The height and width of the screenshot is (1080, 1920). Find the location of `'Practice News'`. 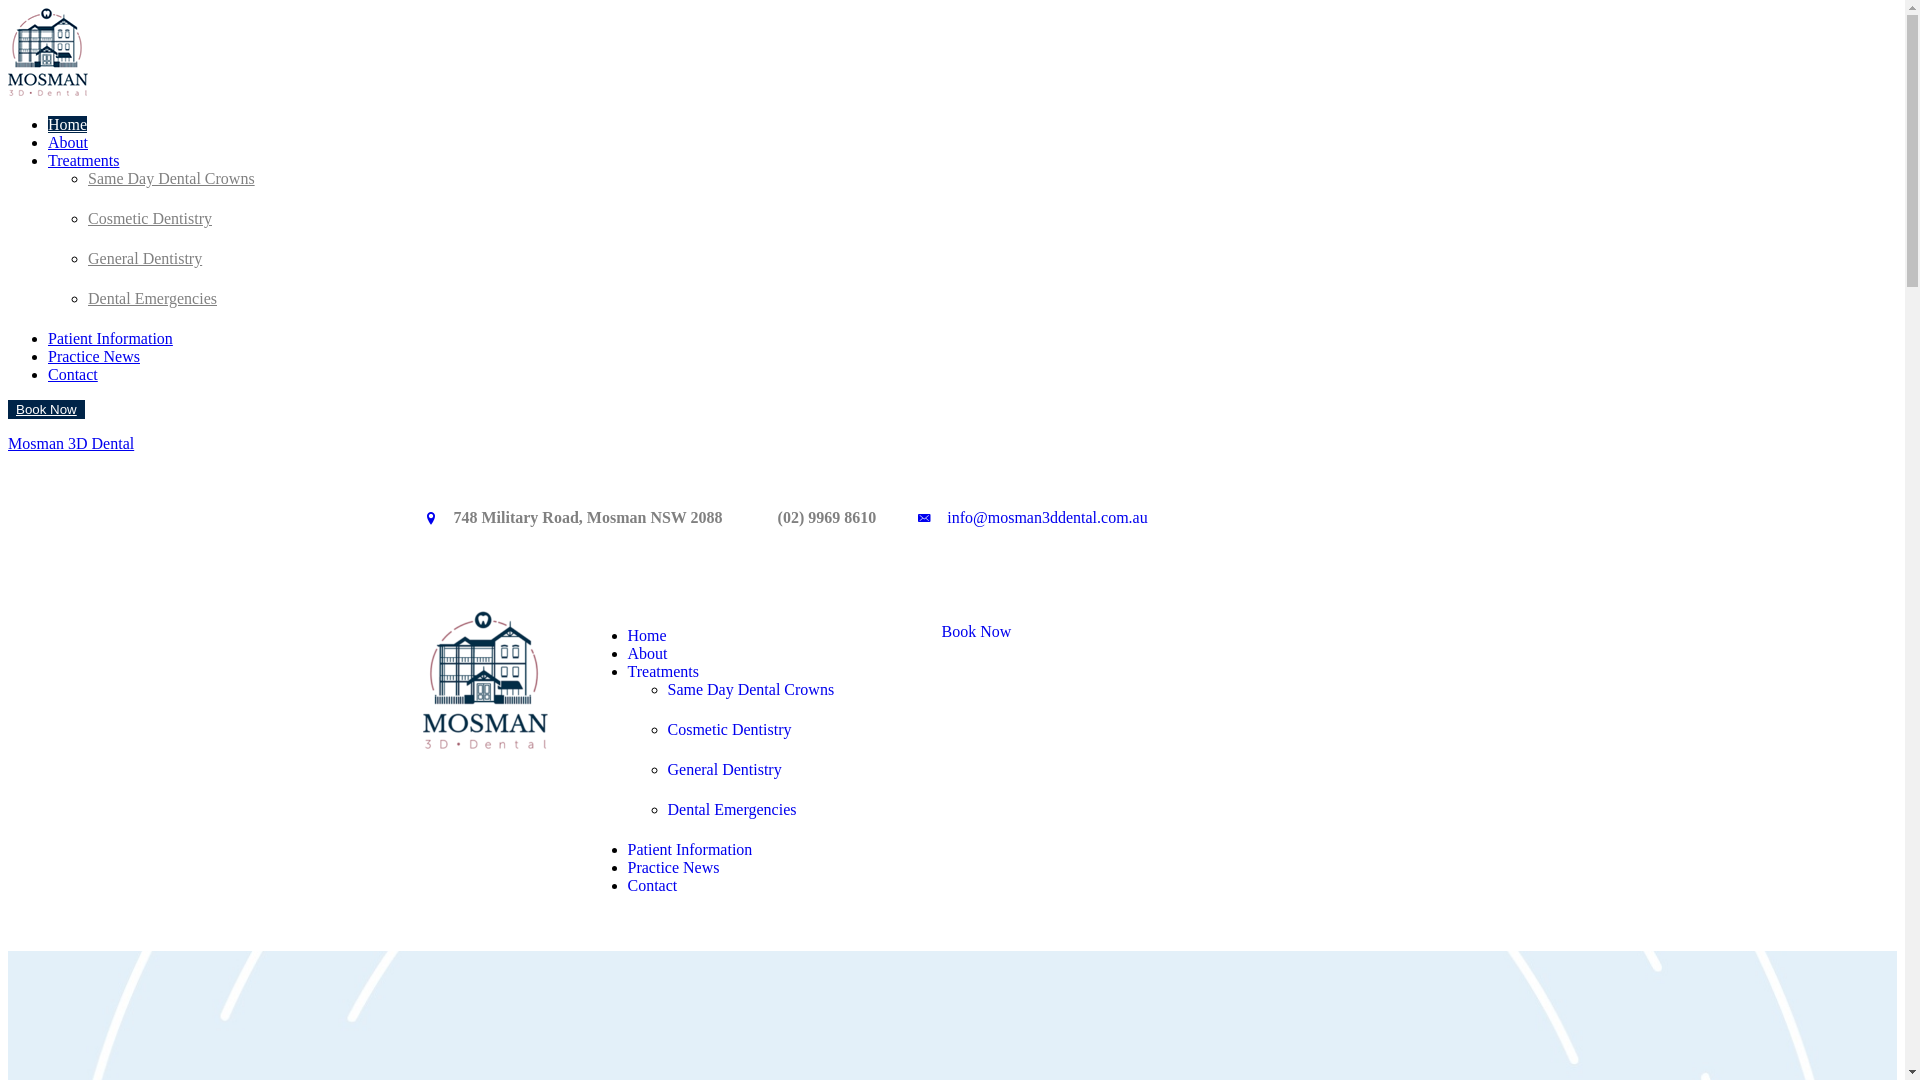

'Practice News' is located at coordinates (93, 355).